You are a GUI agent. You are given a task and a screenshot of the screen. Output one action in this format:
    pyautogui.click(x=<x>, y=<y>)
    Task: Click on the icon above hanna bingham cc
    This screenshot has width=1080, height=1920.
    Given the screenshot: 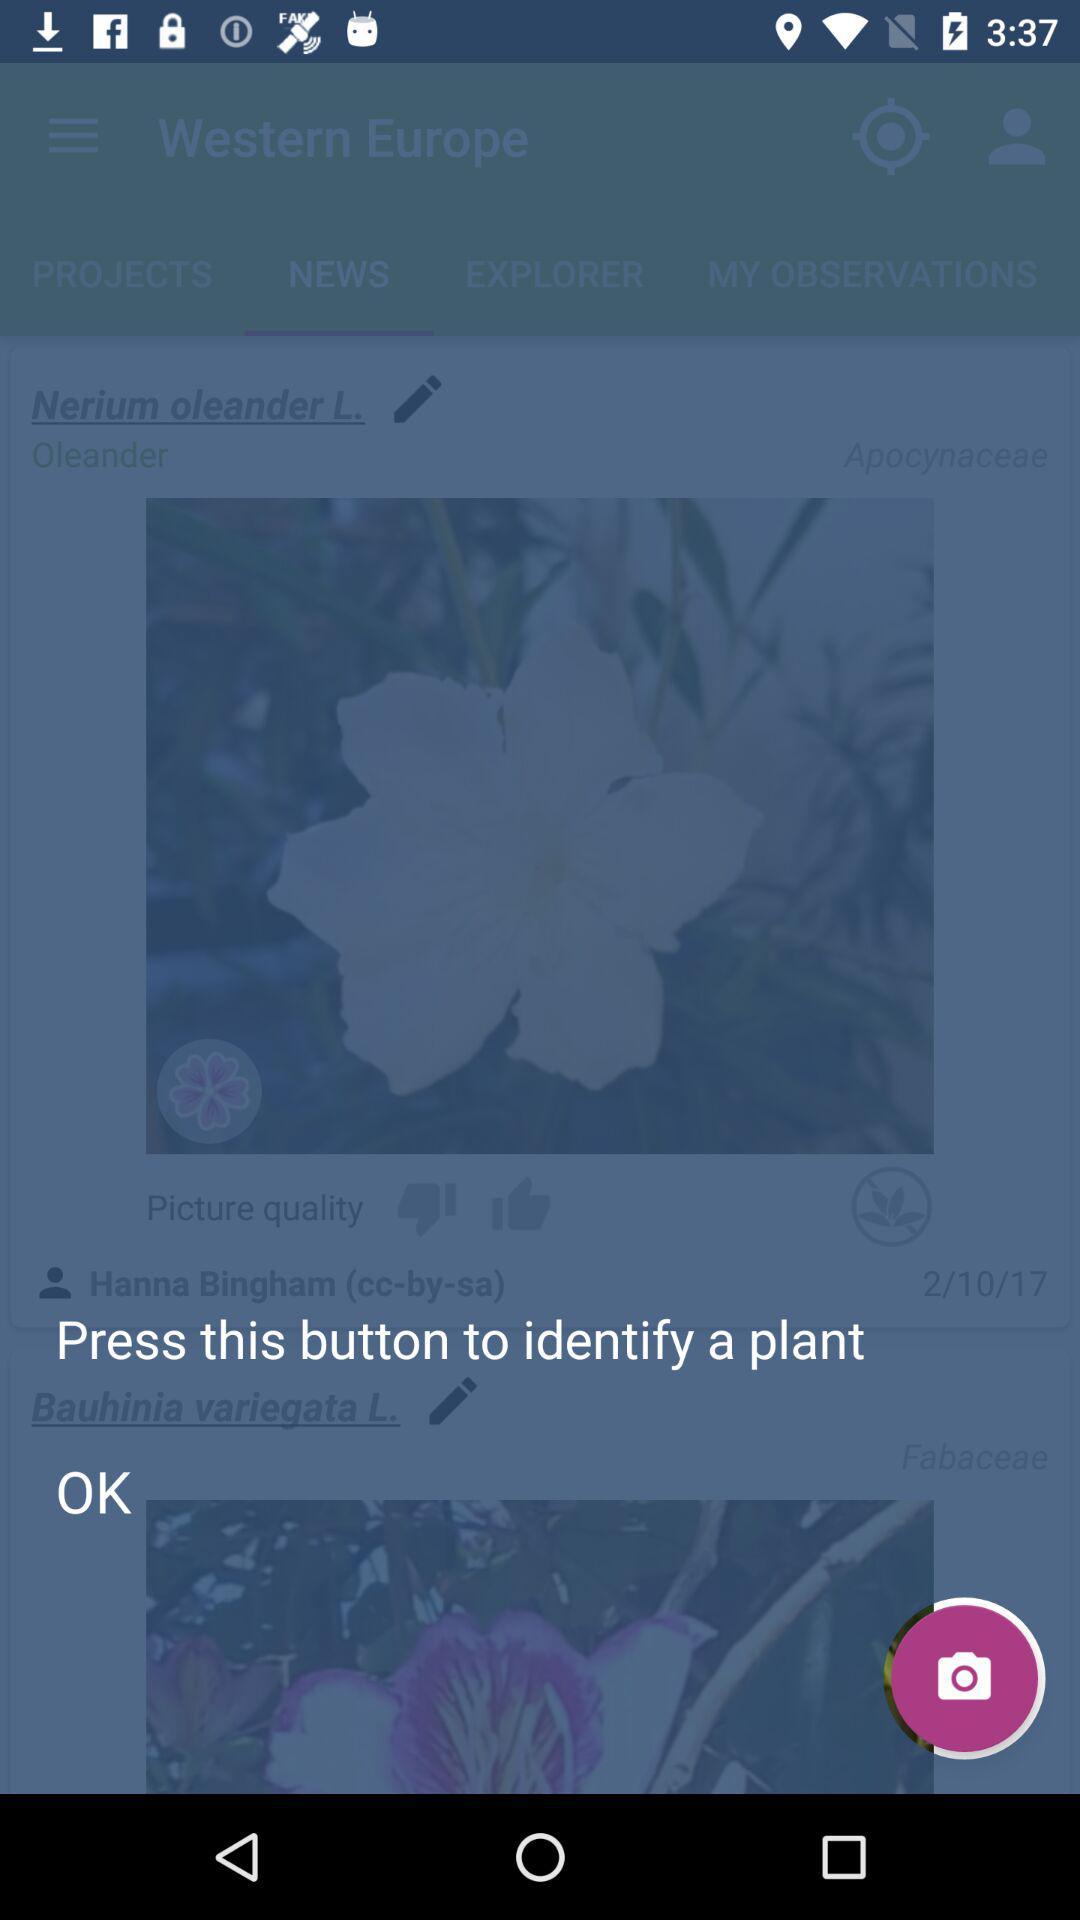 What is the action you would take?
    pyautogui.click(x=520, y=1205)
    